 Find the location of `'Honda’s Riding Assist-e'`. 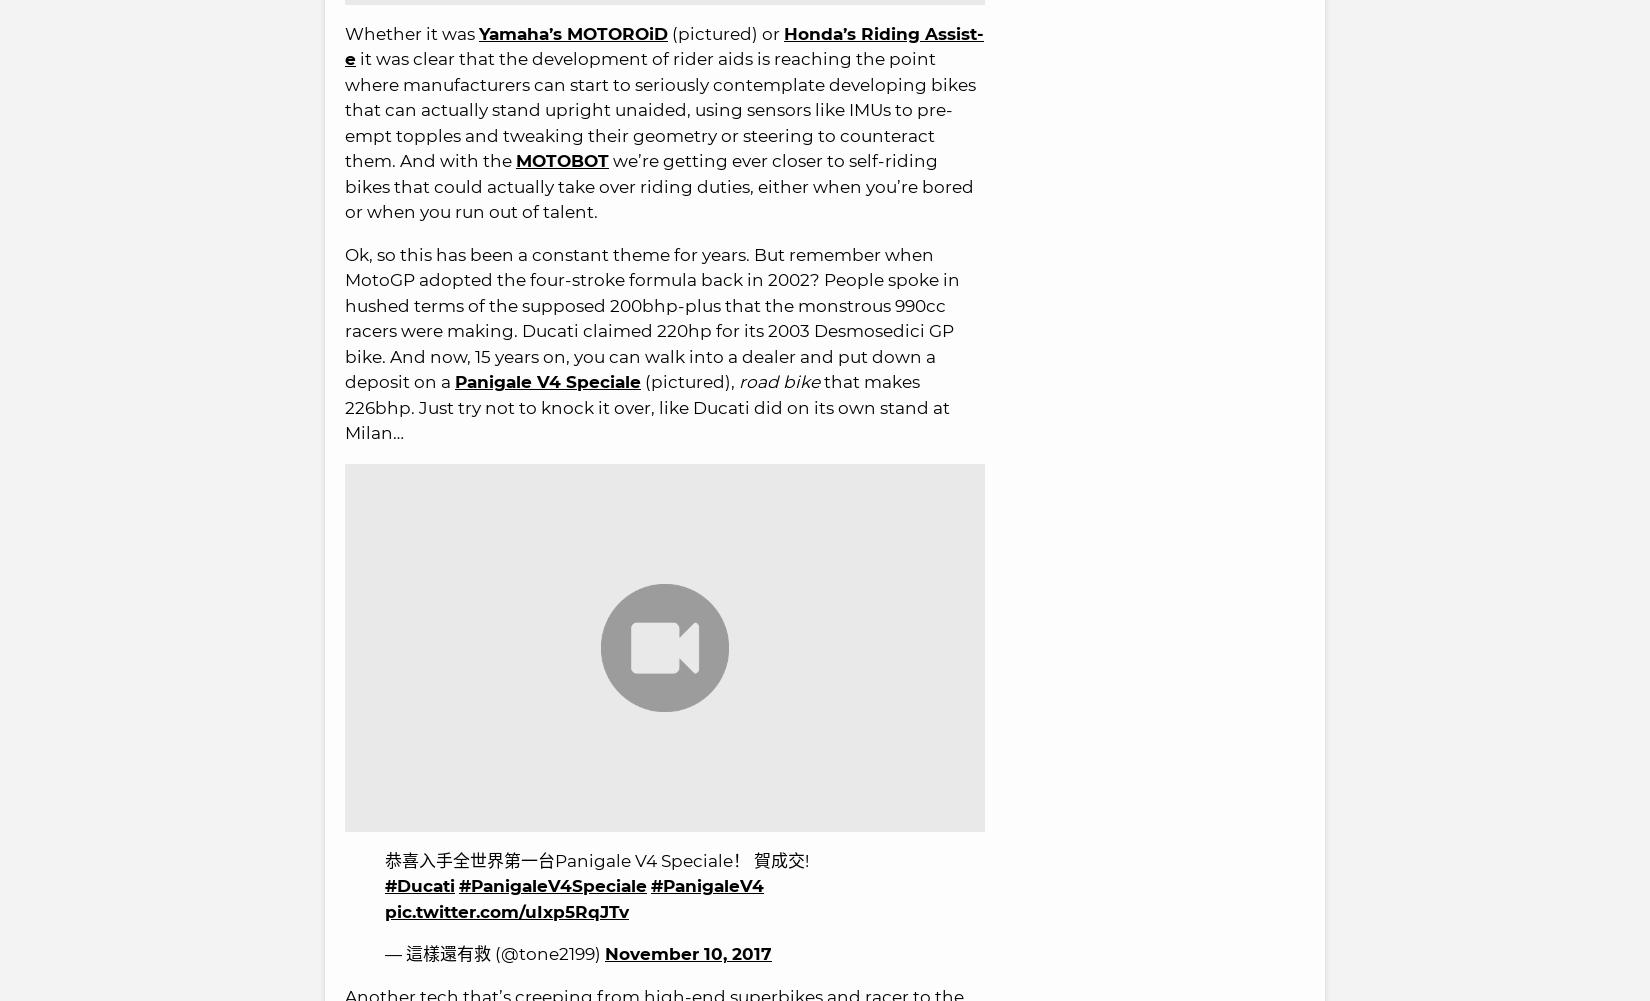

'Honda’s Riding Assist-e' is located at coordinates (663, 46).